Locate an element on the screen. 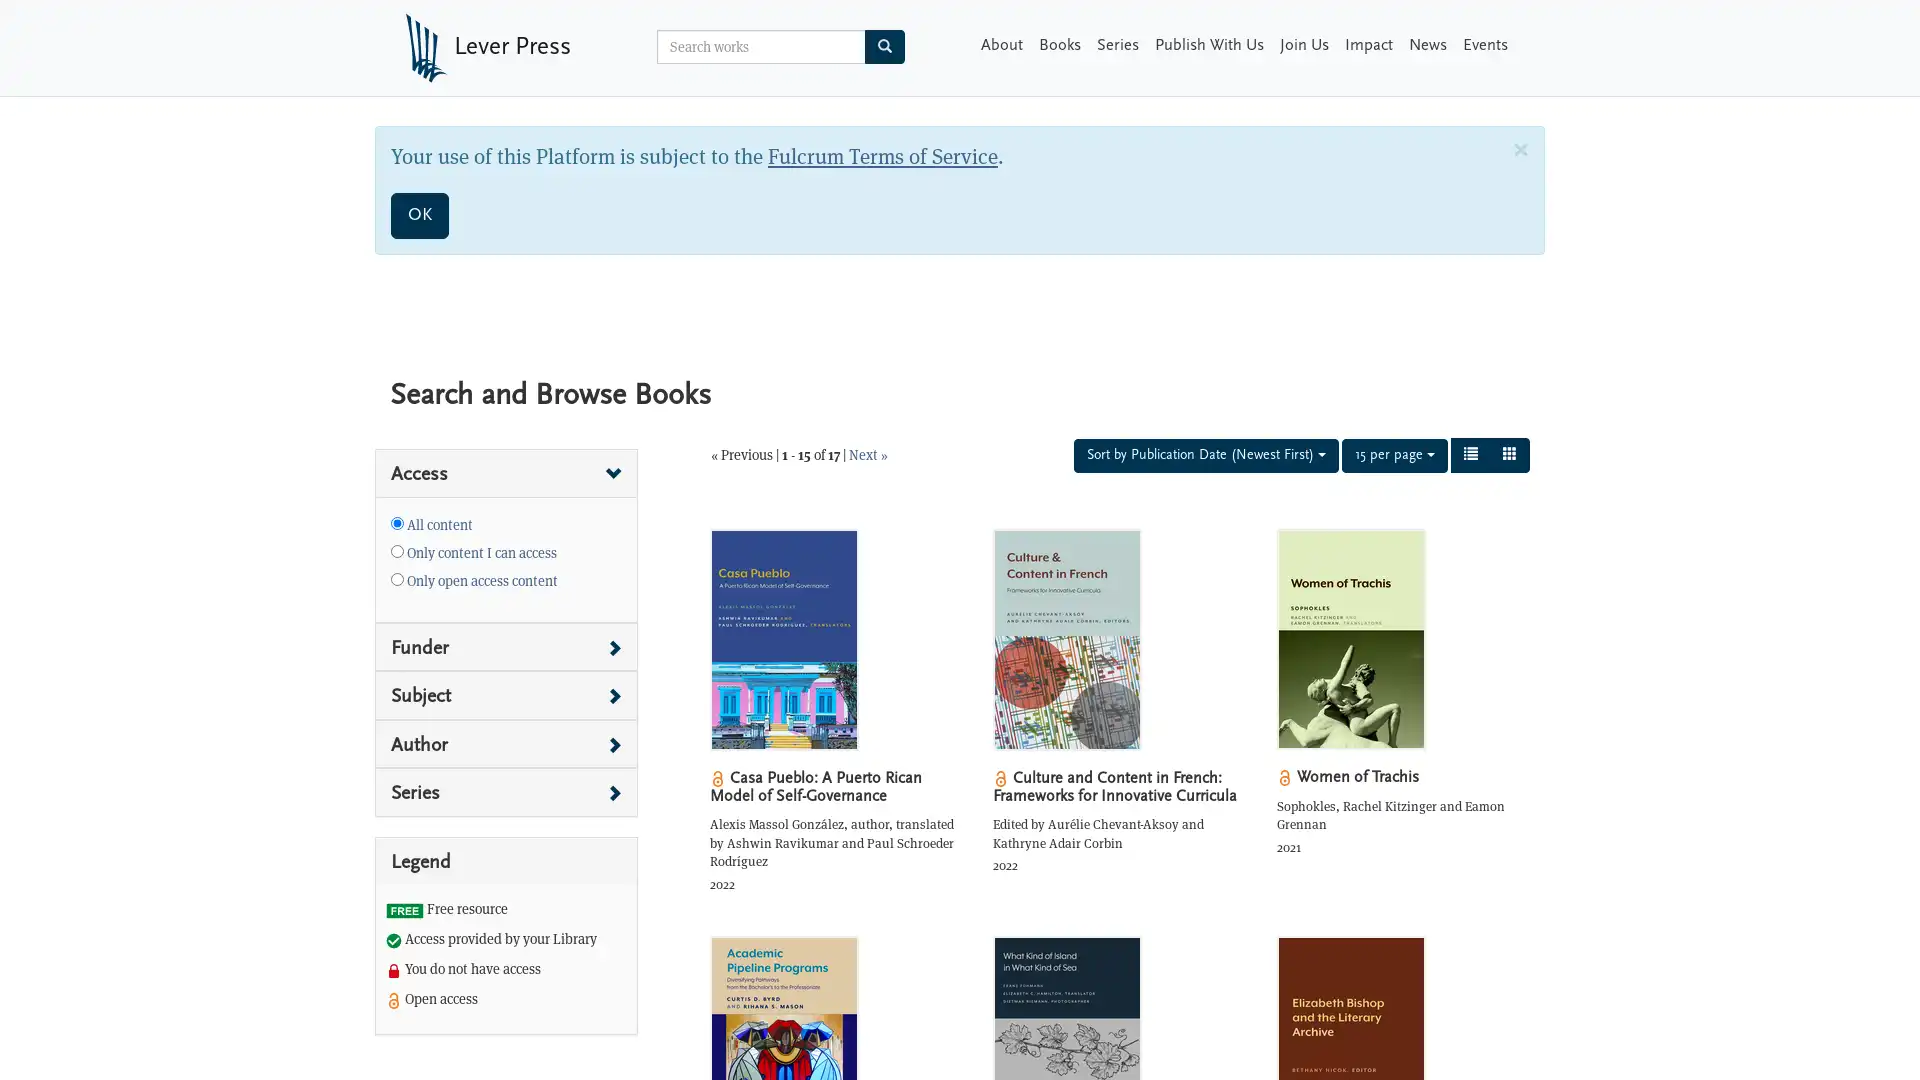 The image size is (1920, 1080). Filter search results by Author is located at coordinates (505, 743).